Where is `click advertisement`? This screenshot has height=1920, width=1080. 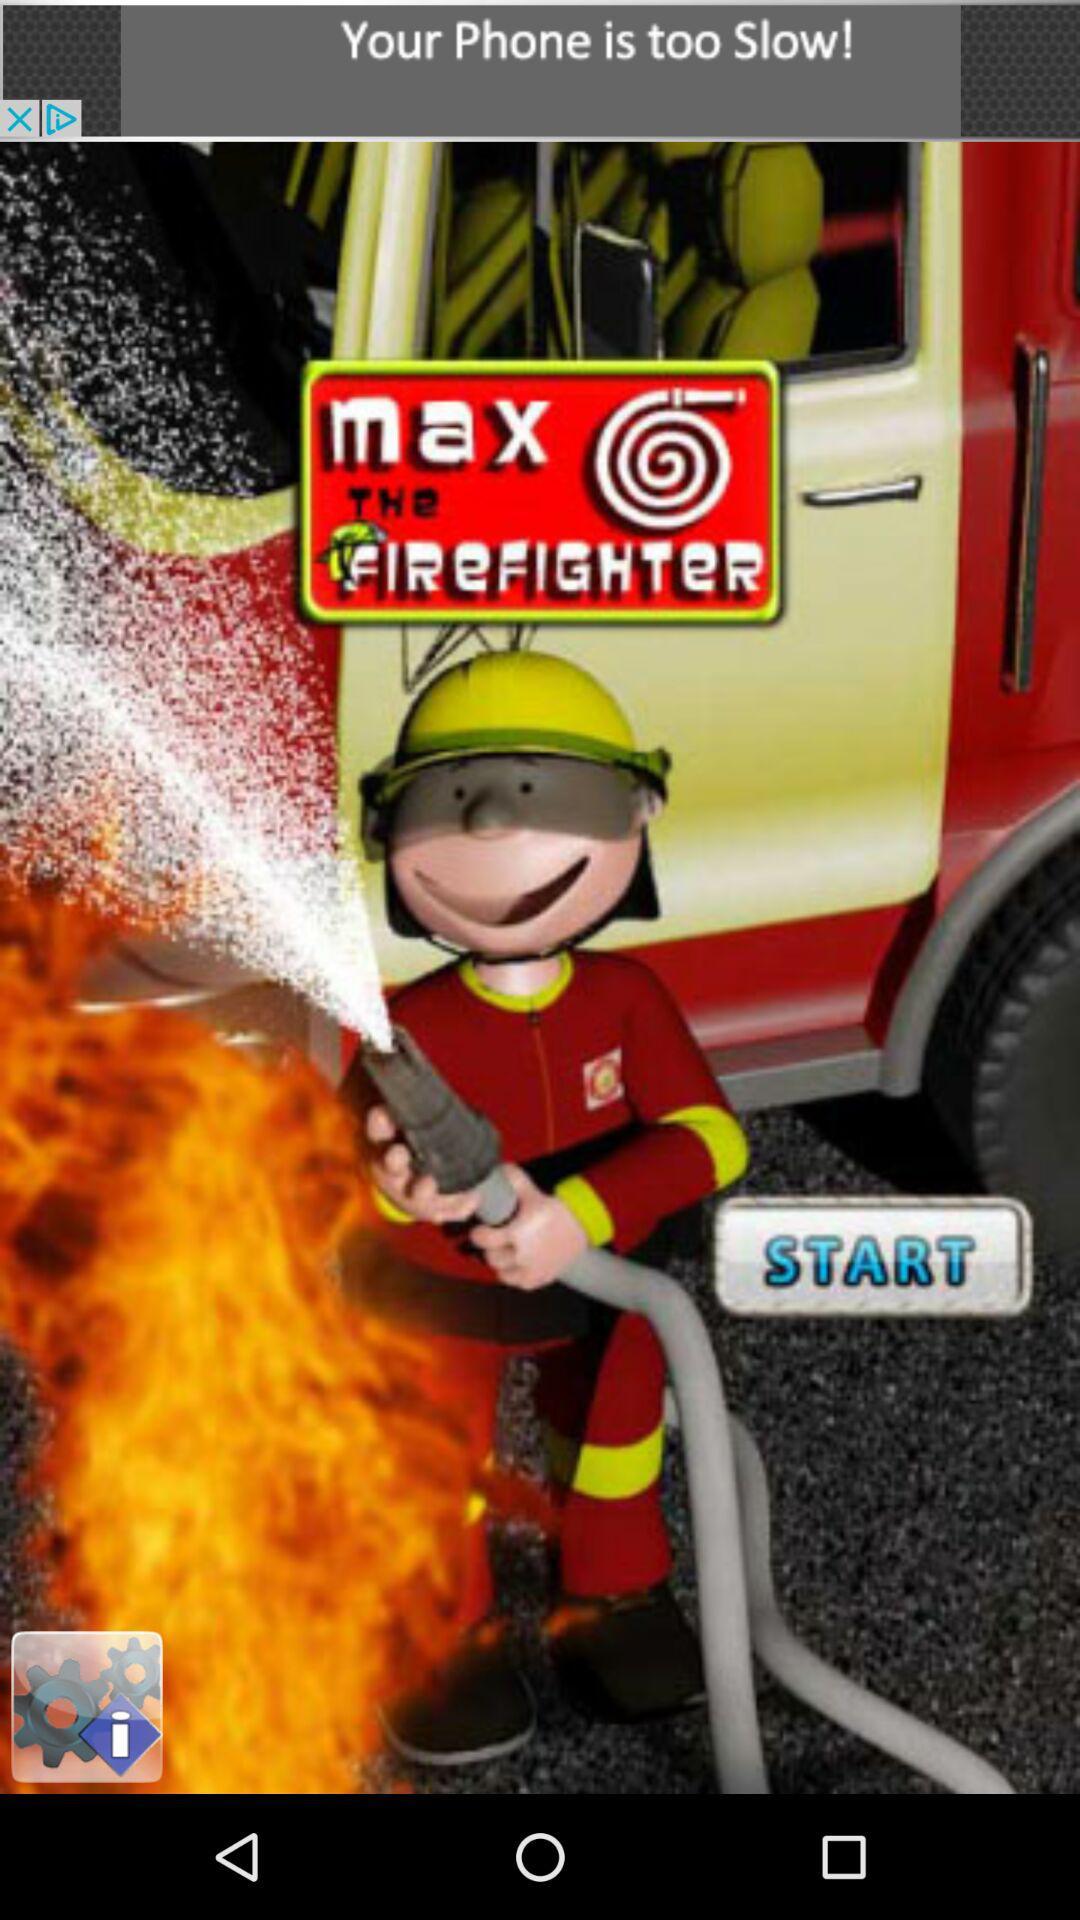 click advertisement is located at coordinates (540, 70).